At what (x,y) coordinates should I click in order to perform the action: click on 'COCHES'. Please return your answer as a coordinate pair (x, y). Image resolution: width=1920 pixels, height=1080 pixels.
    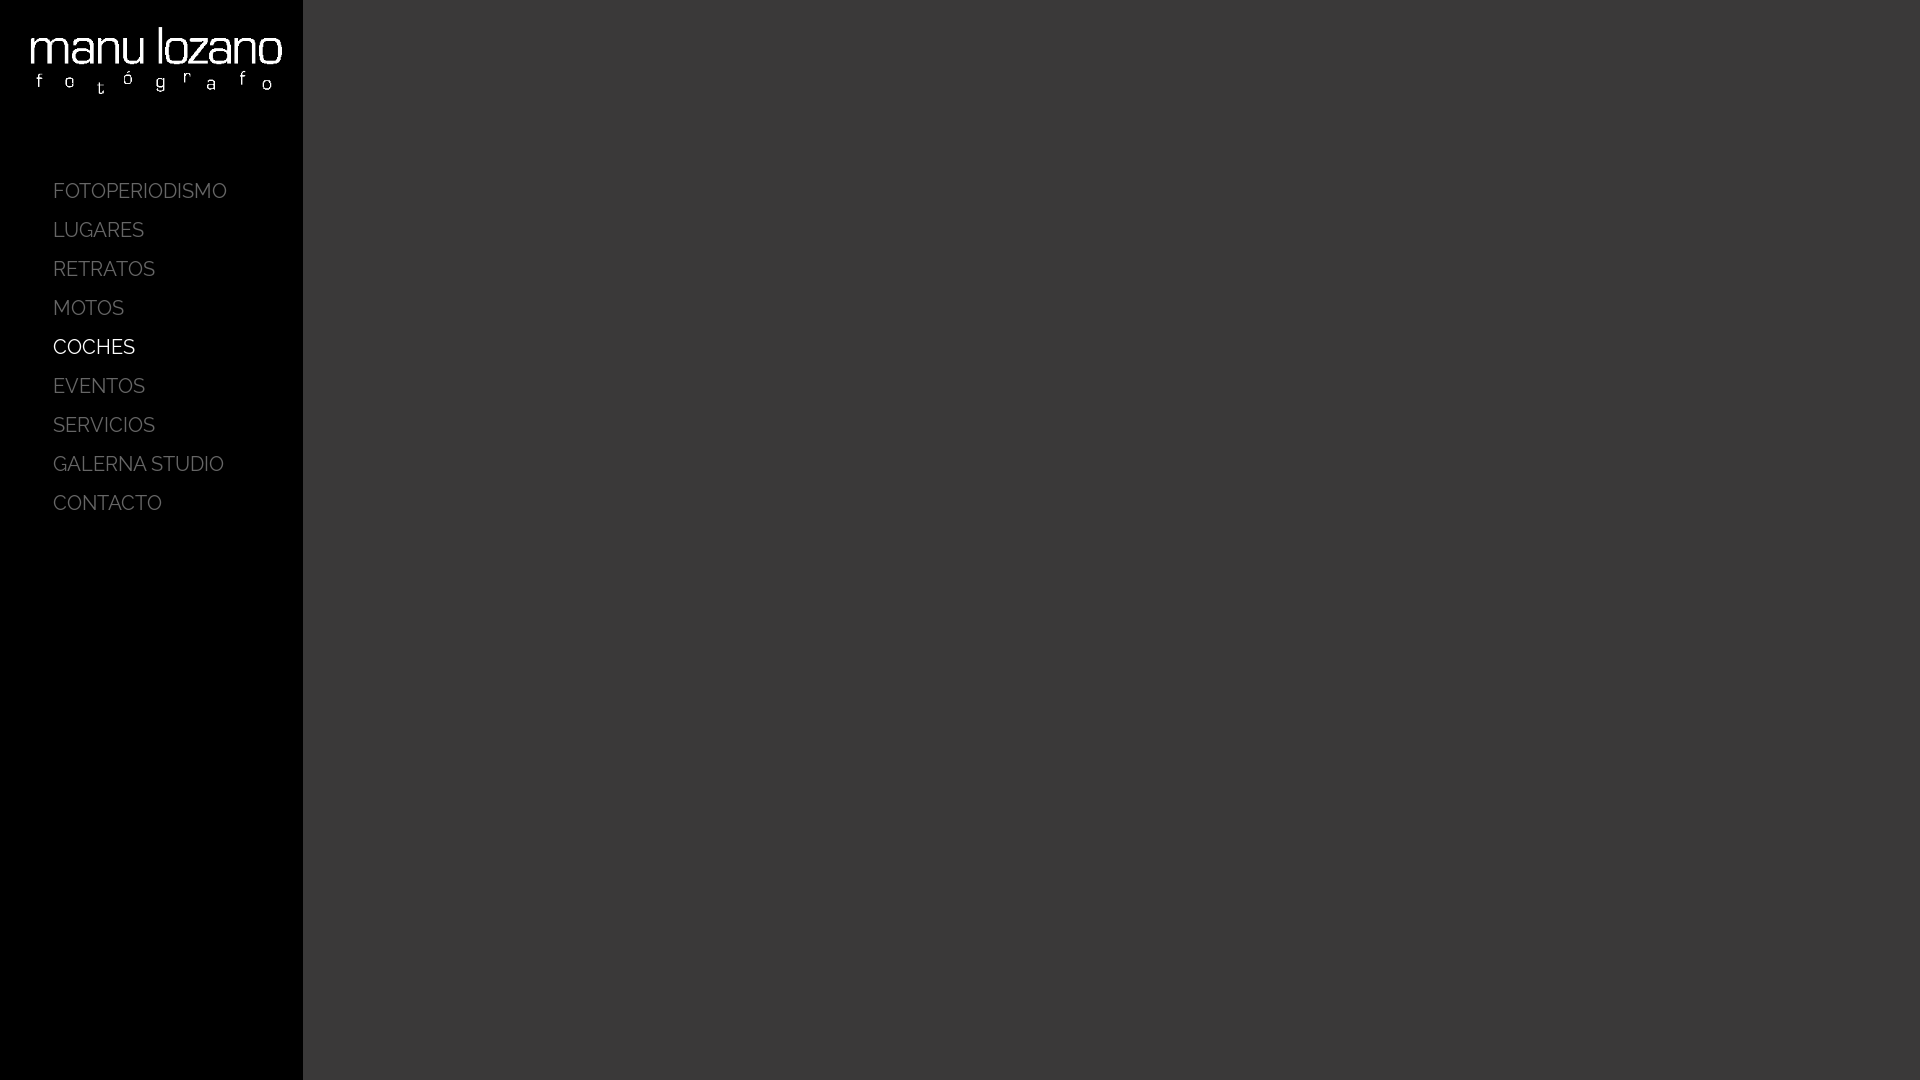
    Looking at the image, I should click on (138, 346).